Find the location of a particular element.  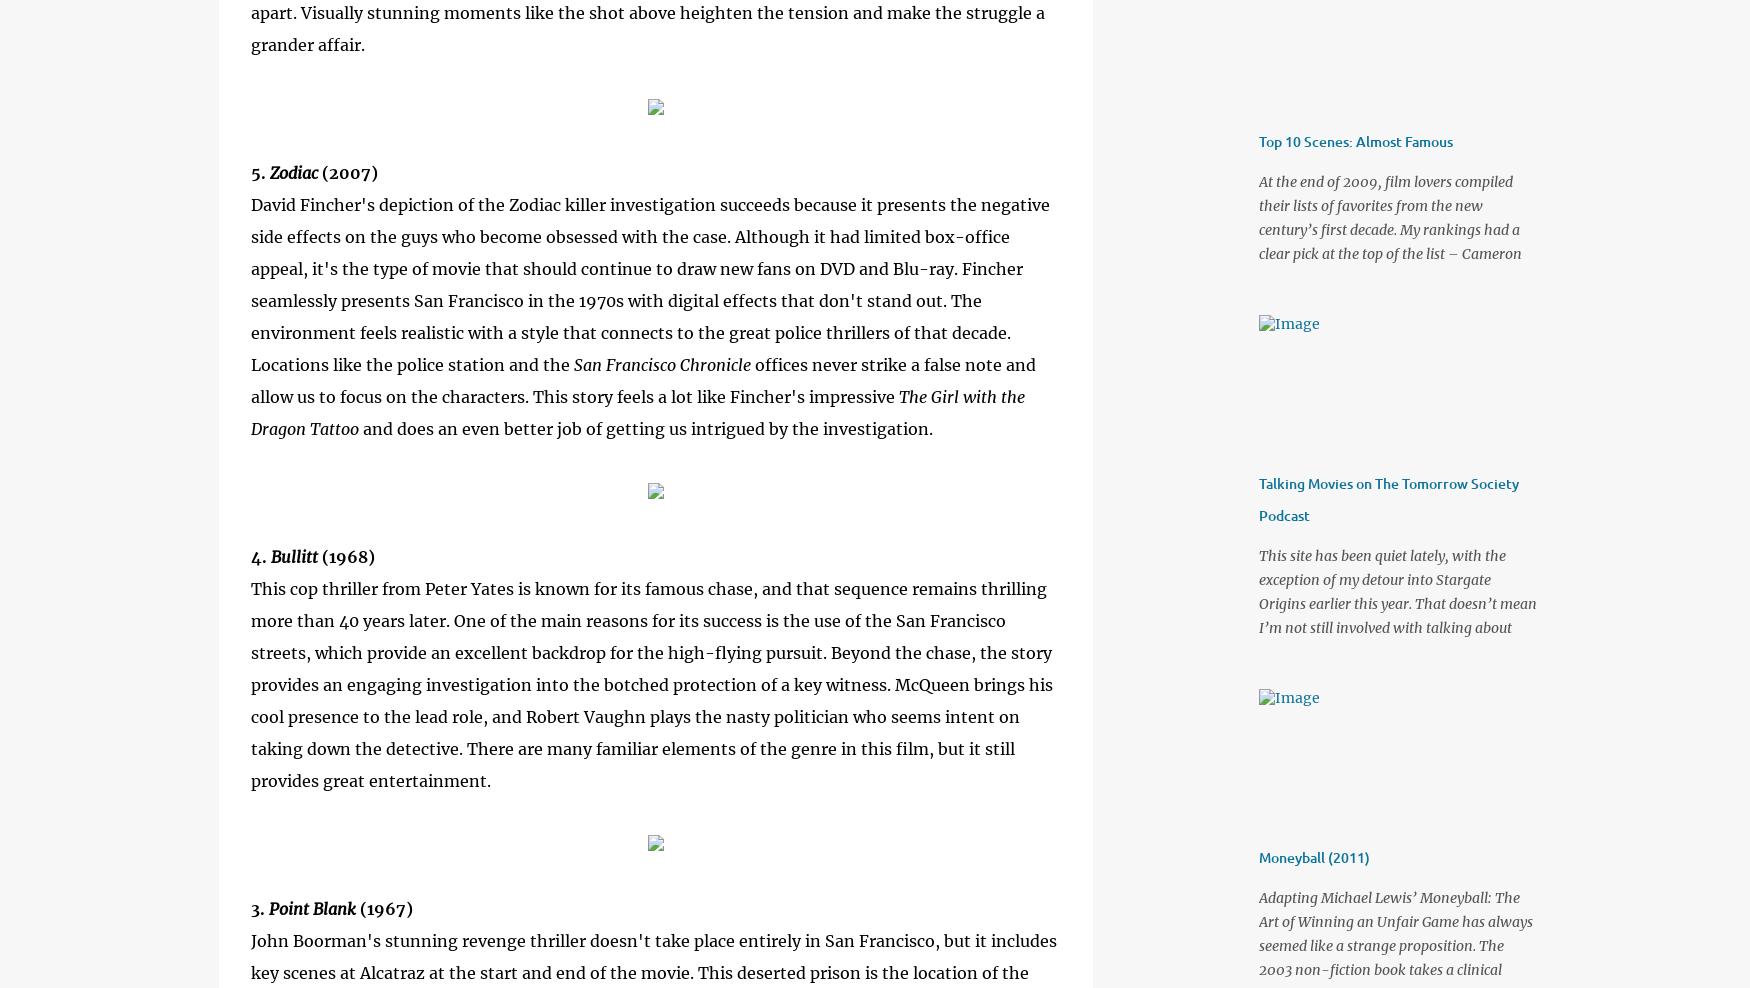

'Zodiac' is located at coordinates (294, 171).